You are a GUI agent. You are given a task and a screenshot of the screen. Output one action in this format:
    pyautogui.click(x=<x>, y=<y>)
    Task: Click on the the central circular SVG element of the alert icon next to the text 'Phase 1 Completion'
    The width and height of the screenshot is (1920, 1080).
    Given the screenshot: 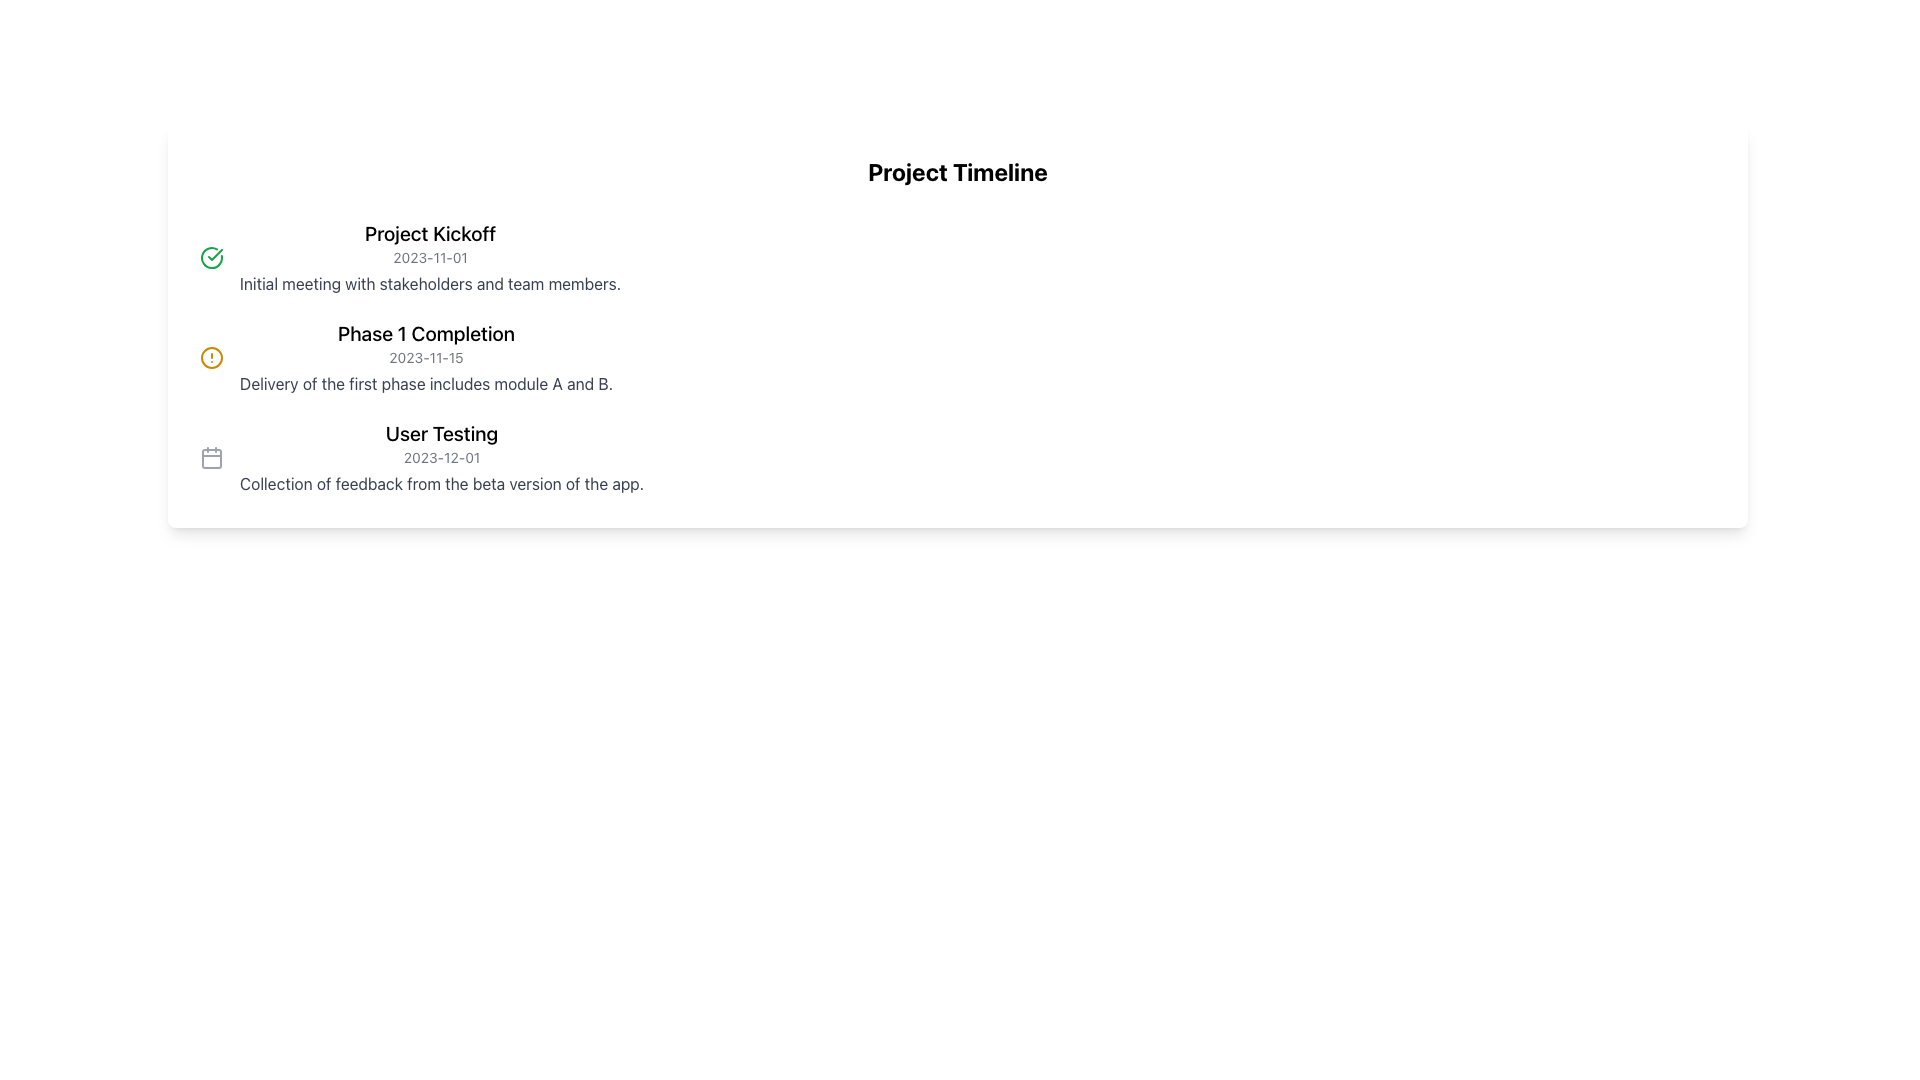 What is the action you would take?
    pyautogui.click(x=211, y=357)
    